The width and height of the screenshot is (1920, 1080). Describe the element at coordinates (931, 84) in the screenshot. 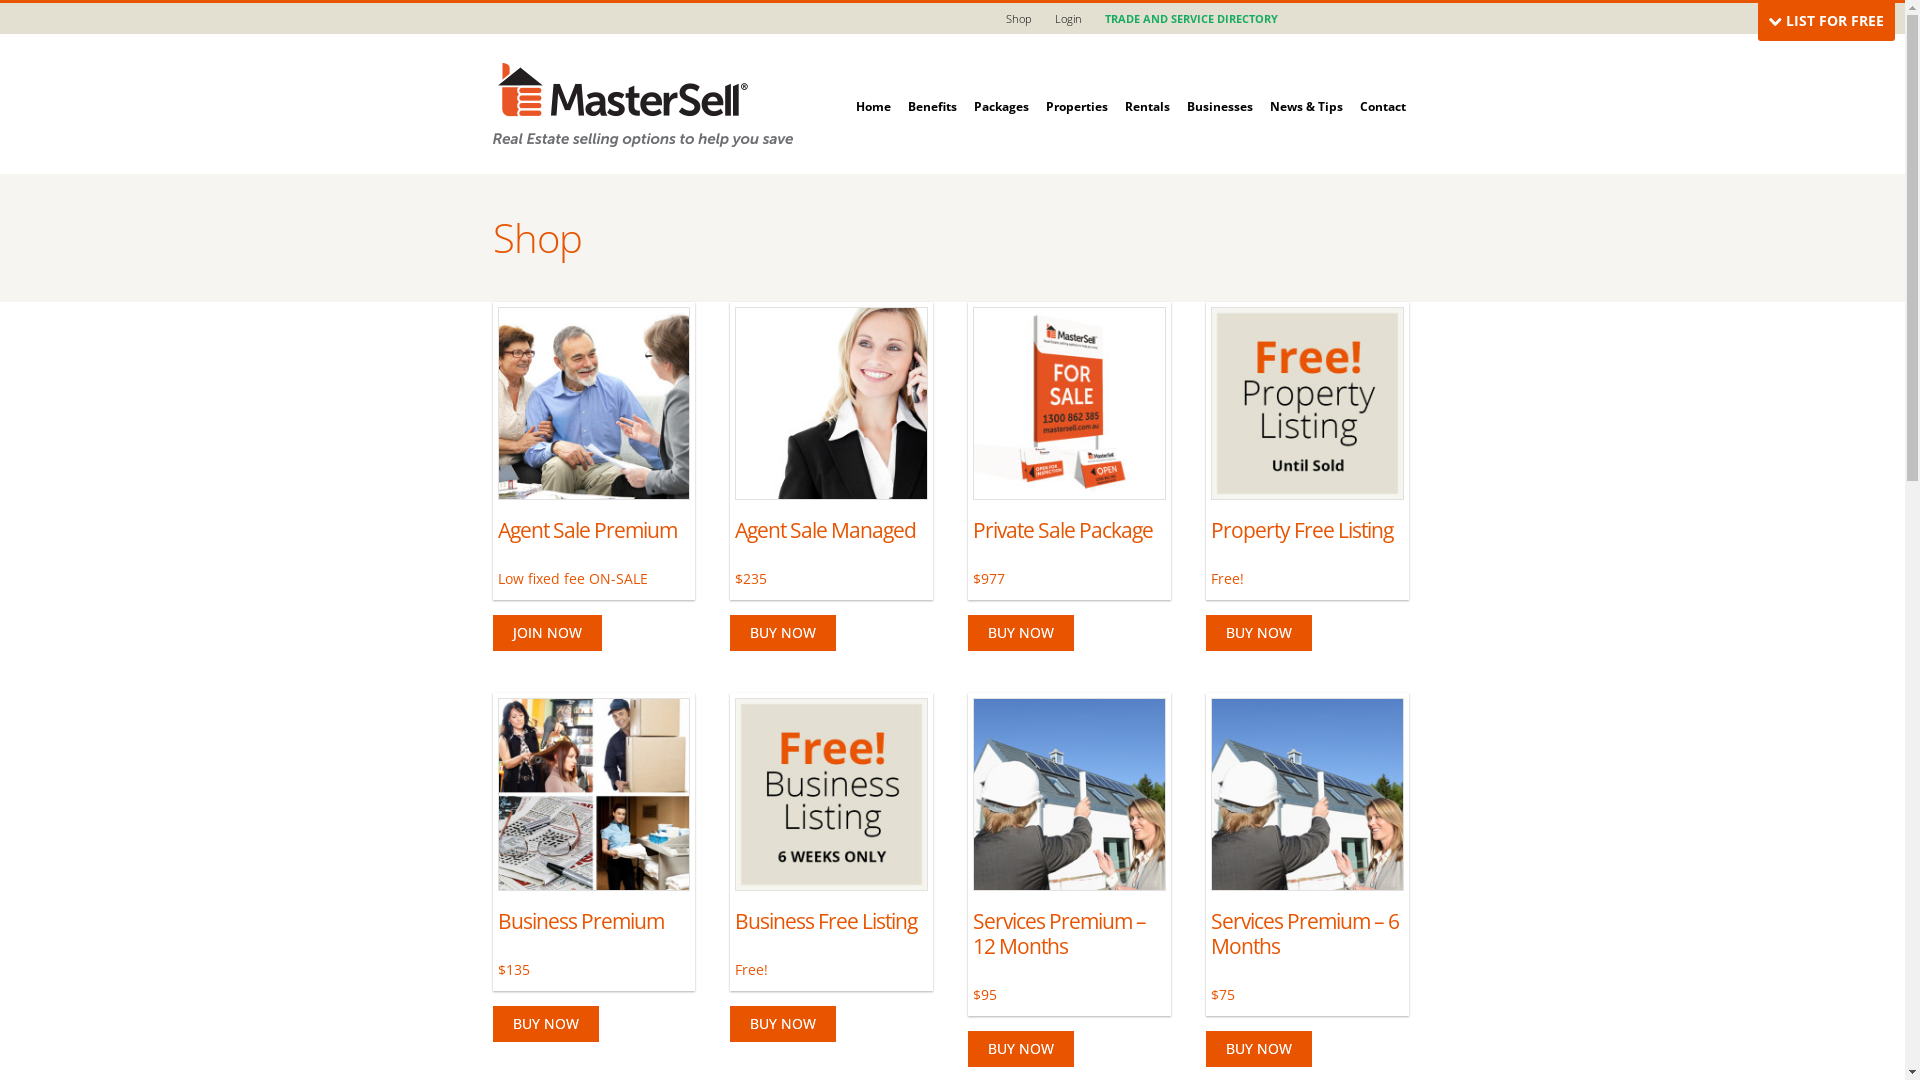

I see `'Benefits'` at that location.